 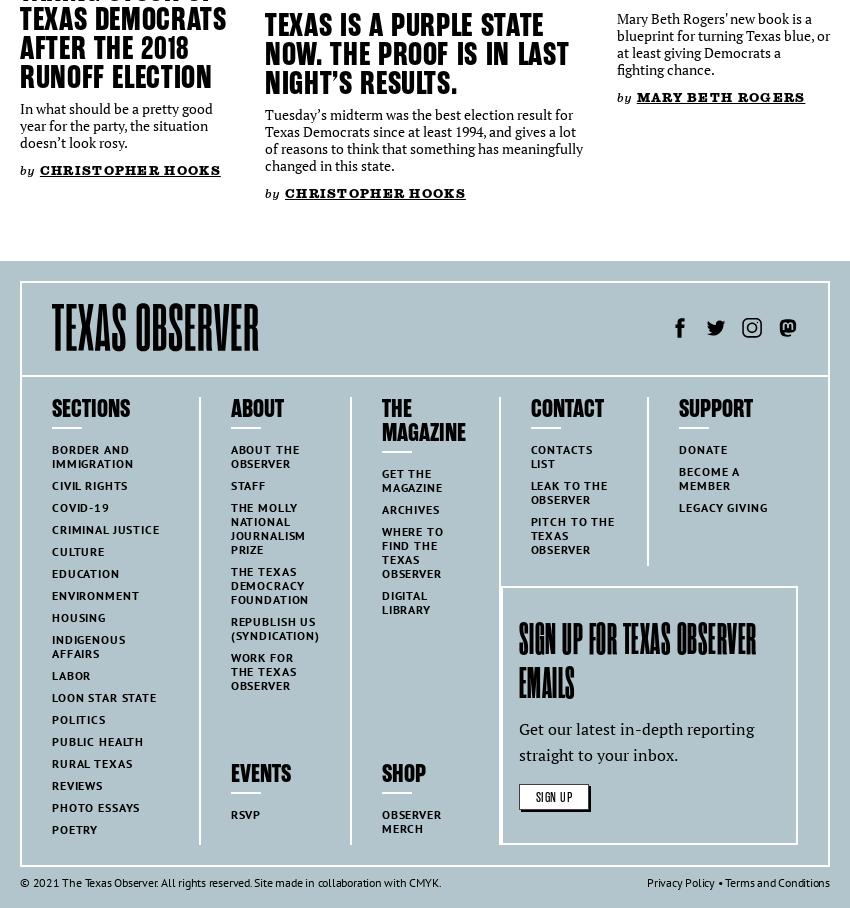 I want to click on 'Republish Us (Syndication)', so click(x=273, y=627).